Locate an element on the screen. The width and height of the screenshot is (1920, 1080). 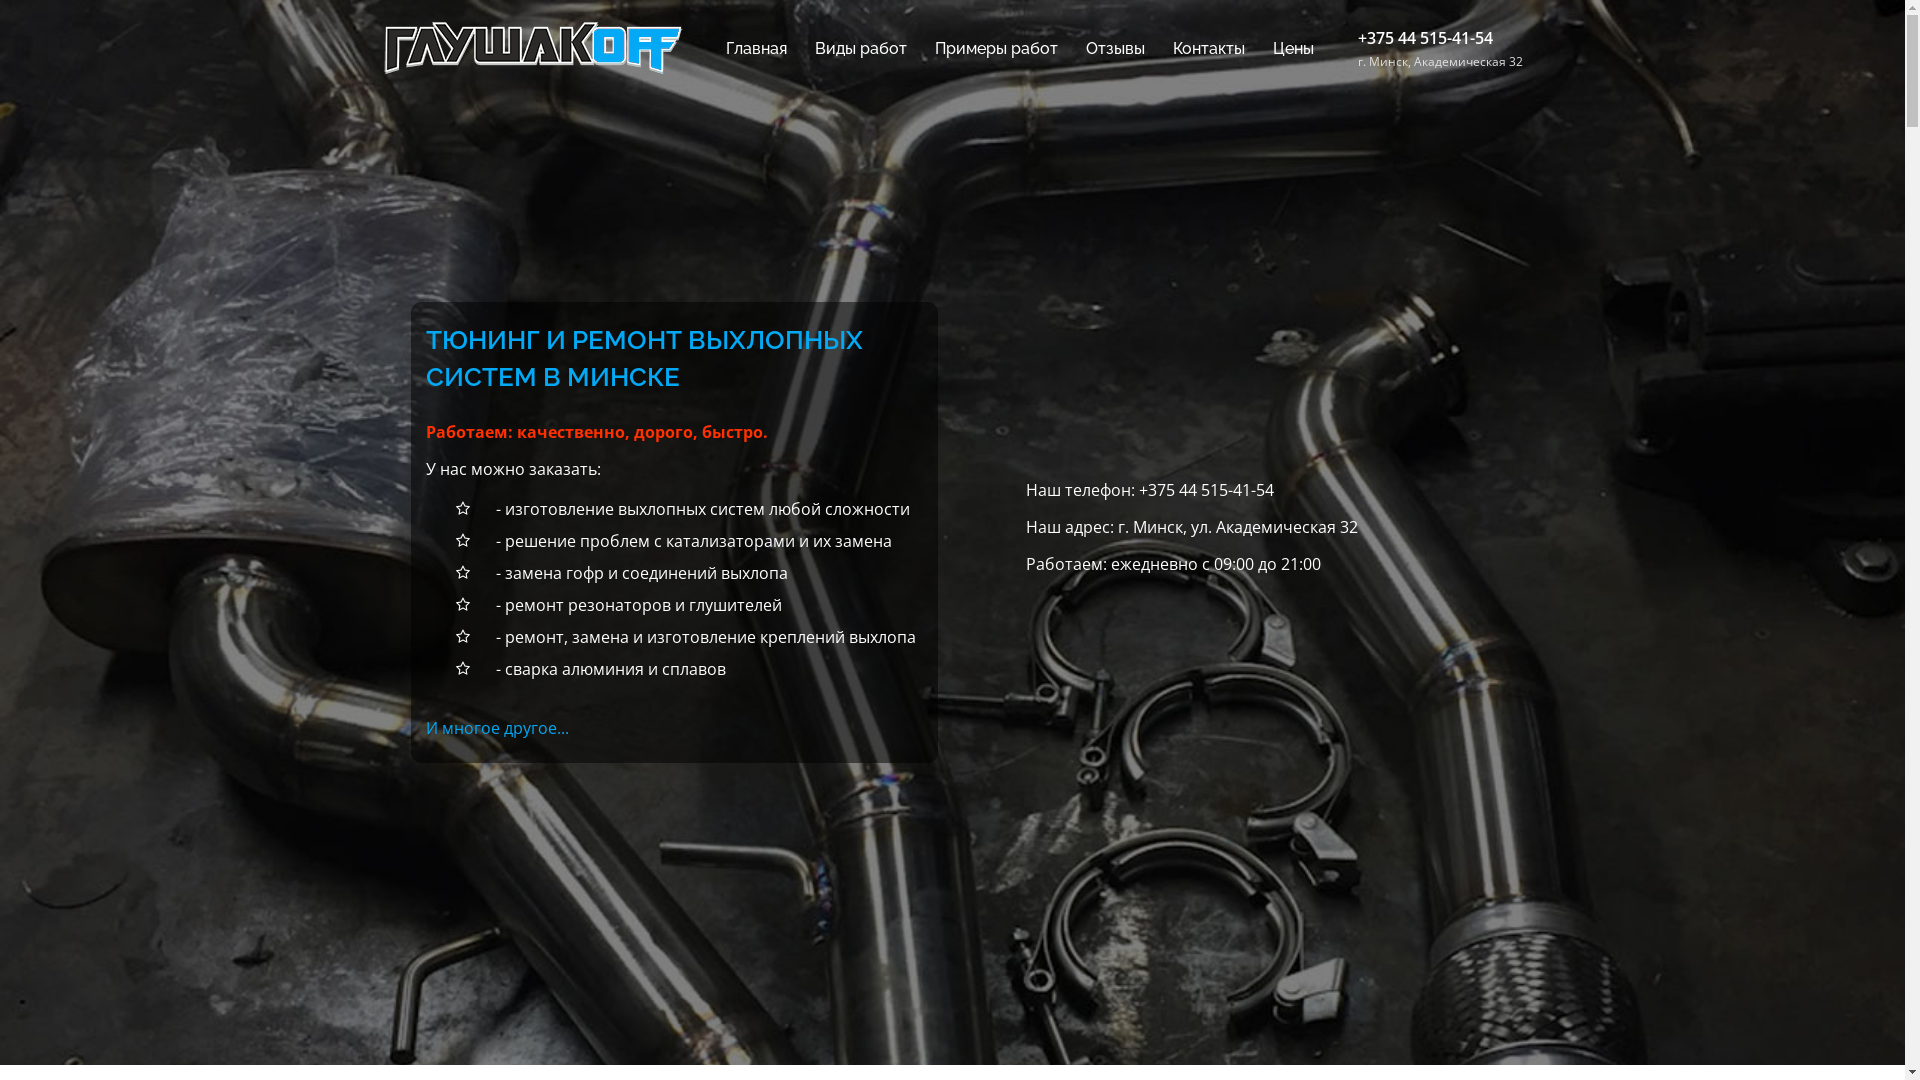
'Skip to content' is located at coordinates (0, 0).